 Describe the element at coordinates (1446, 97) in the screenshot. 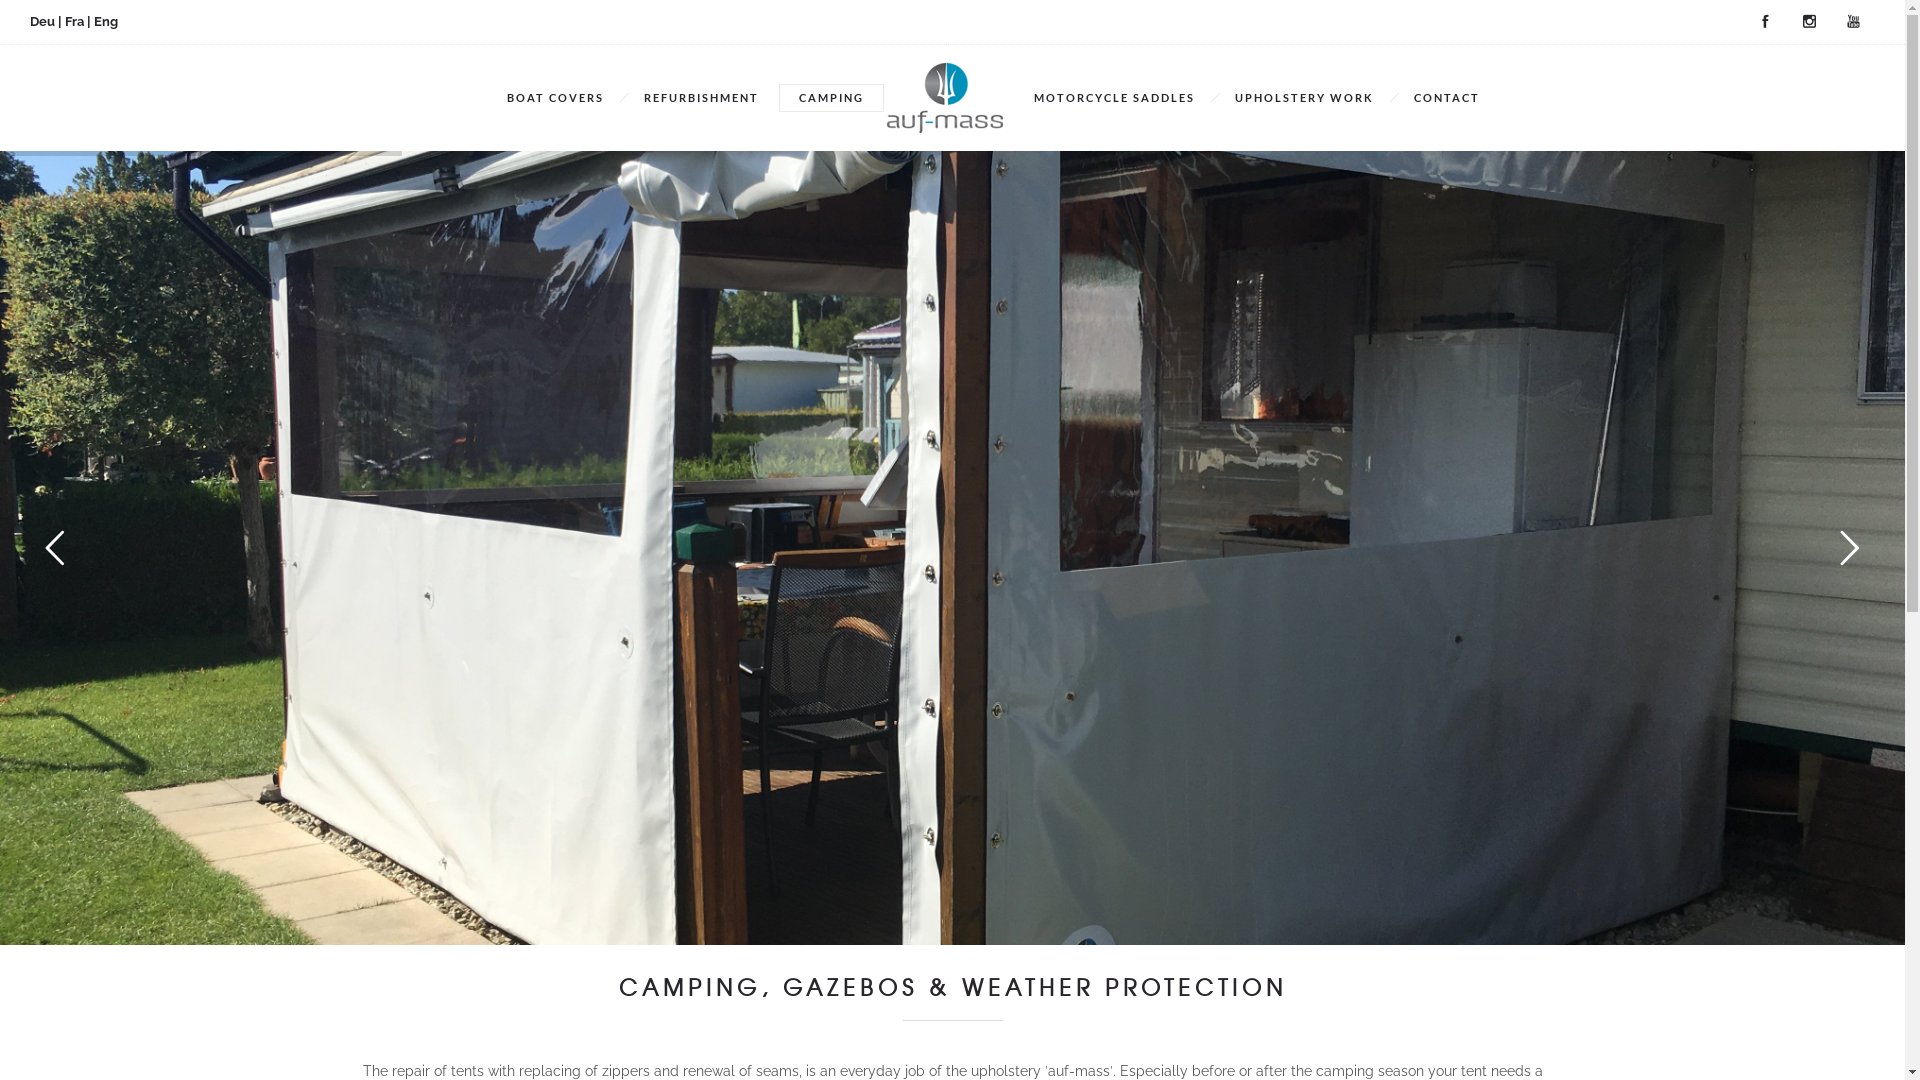

I see `'CONTACT'` at that location.